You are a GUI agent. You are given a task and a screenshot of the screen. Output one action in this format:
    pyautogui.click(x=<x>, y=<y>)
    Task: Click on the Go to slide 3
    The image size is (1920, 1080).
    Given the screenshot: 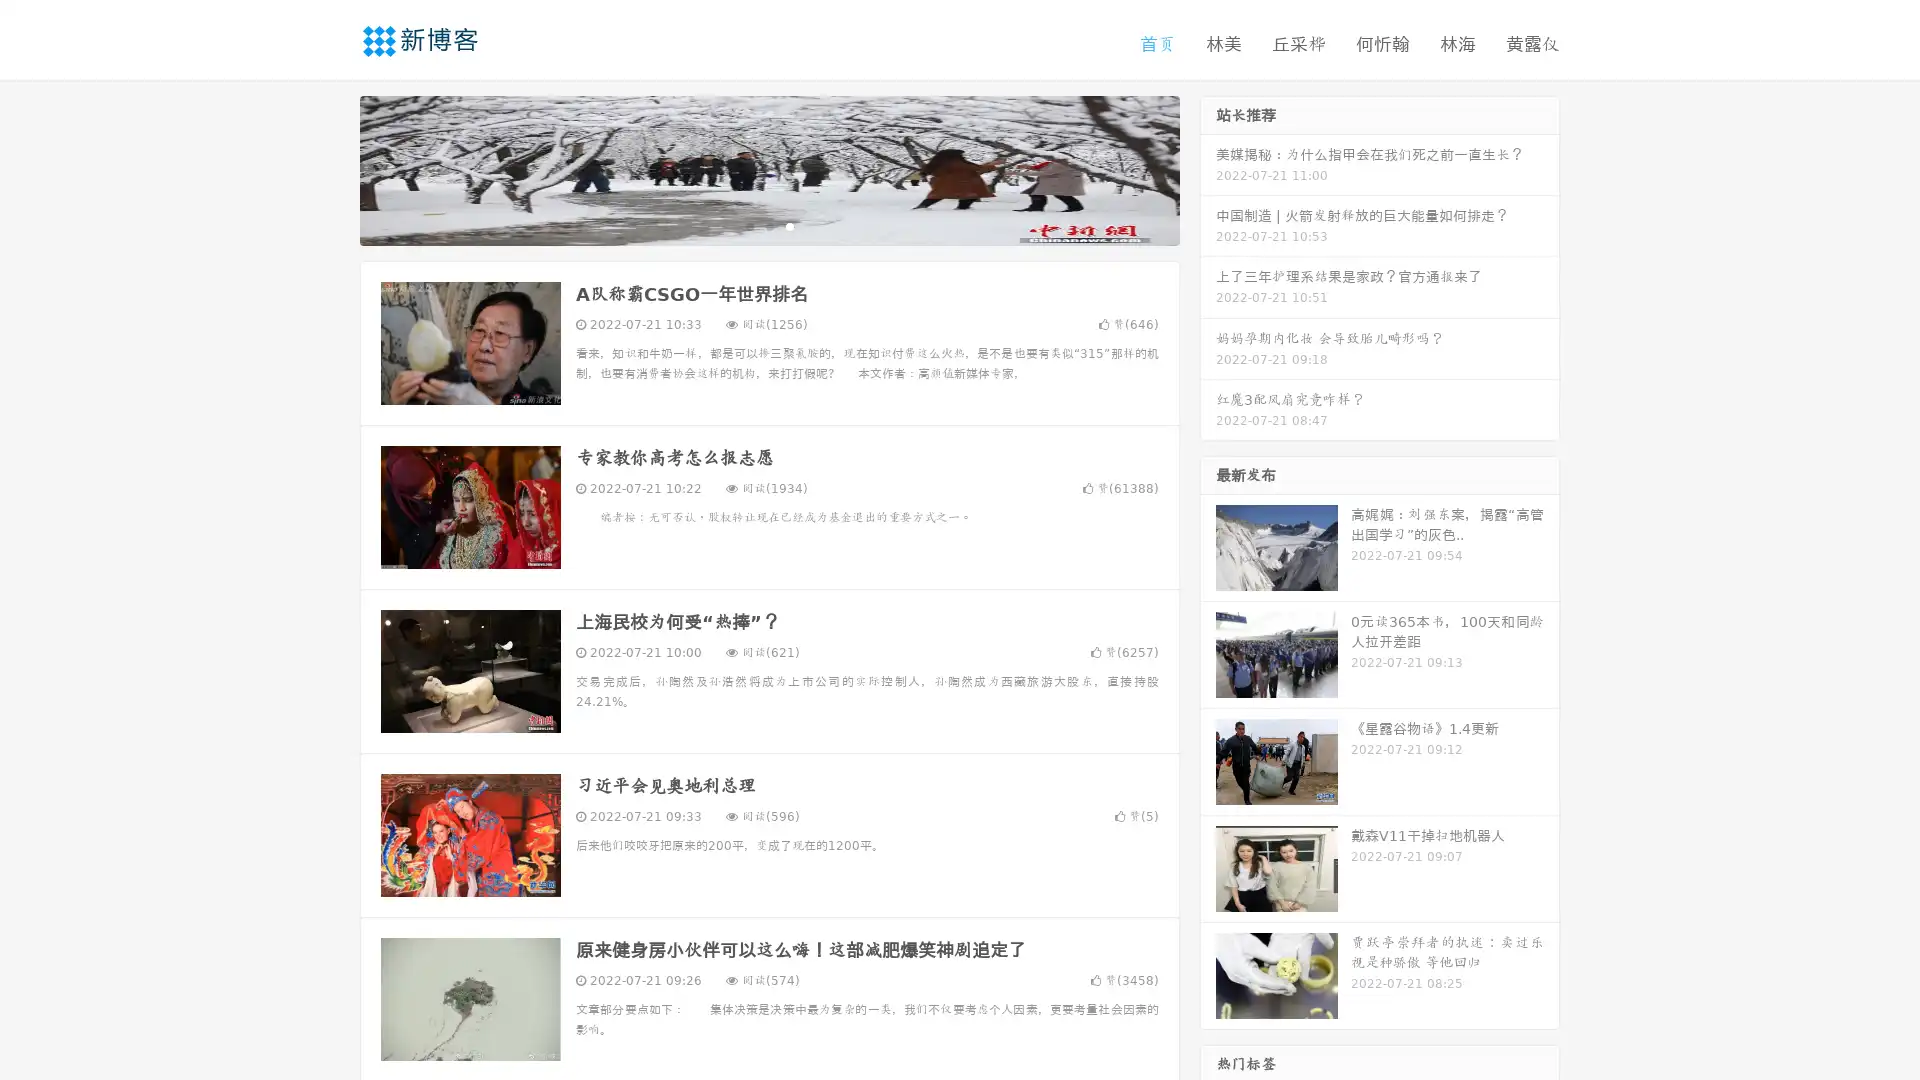 What is the action you would take?
    pyautogui.click(x=789, y=225)
    